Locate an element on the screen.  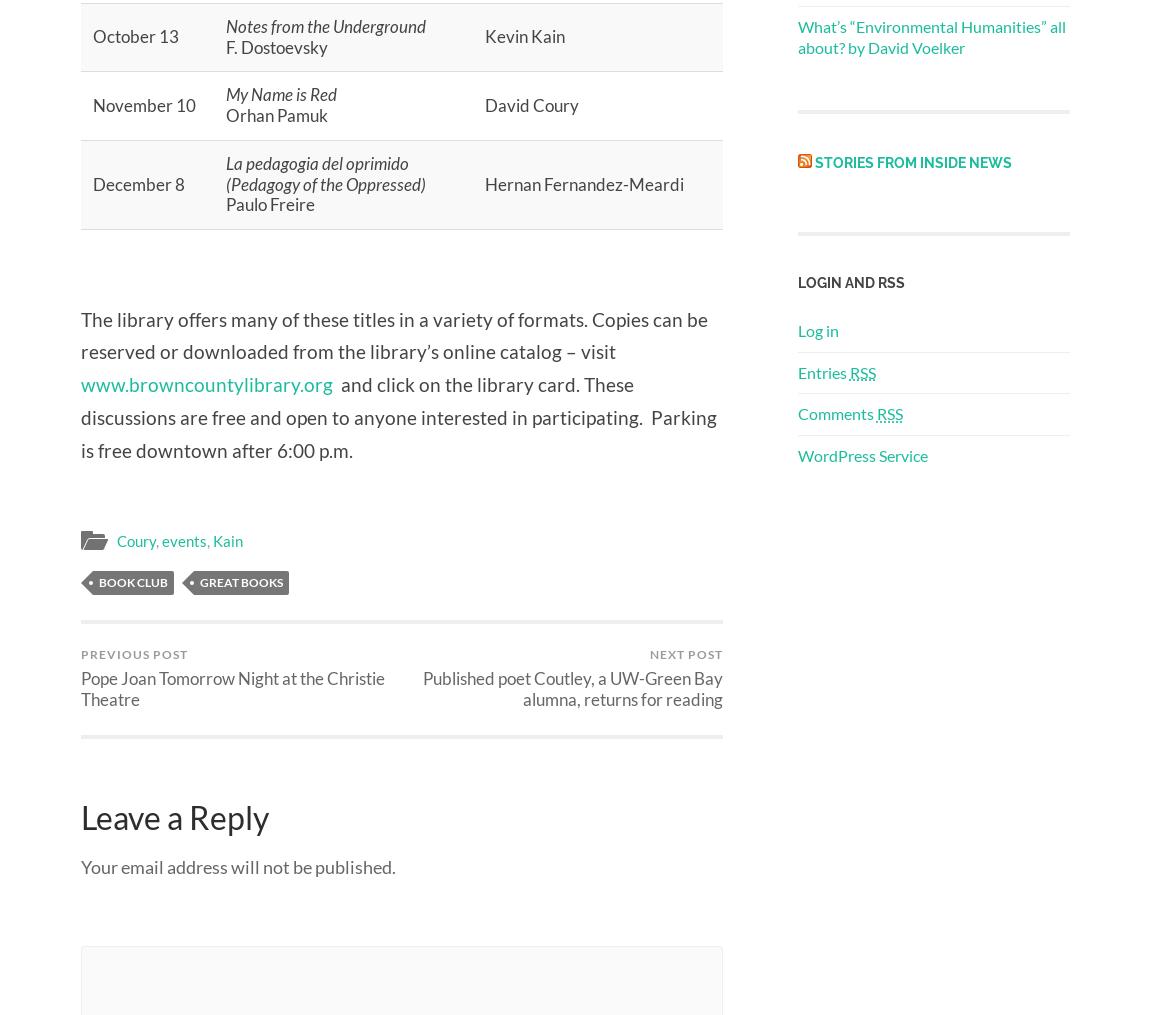
'The library offers many of these titles in a variety of formats. Copies can be reserved or downloaded from the library’s online catalog – visit' is located at coordinates (79, 333).